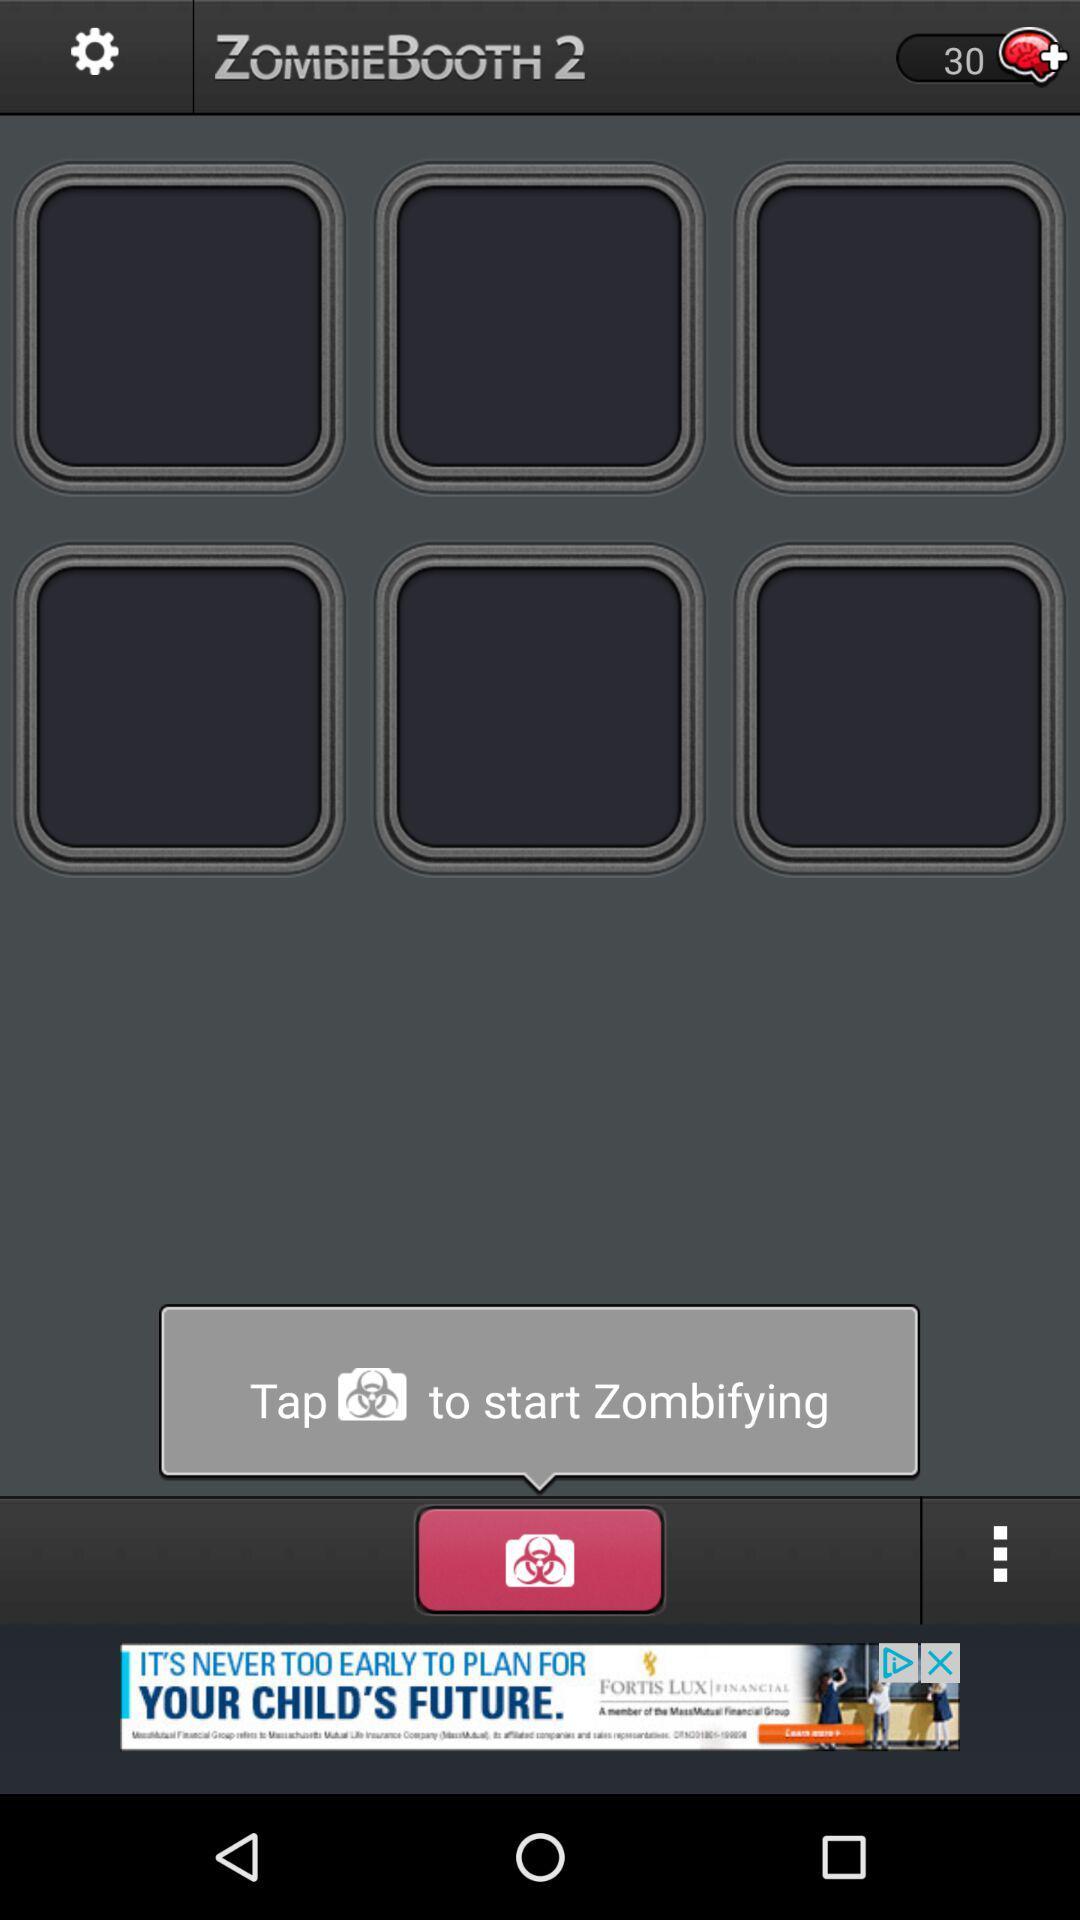 This screenshot has width=1080, height=1920. I want to click on see picture, so click(540, 326).